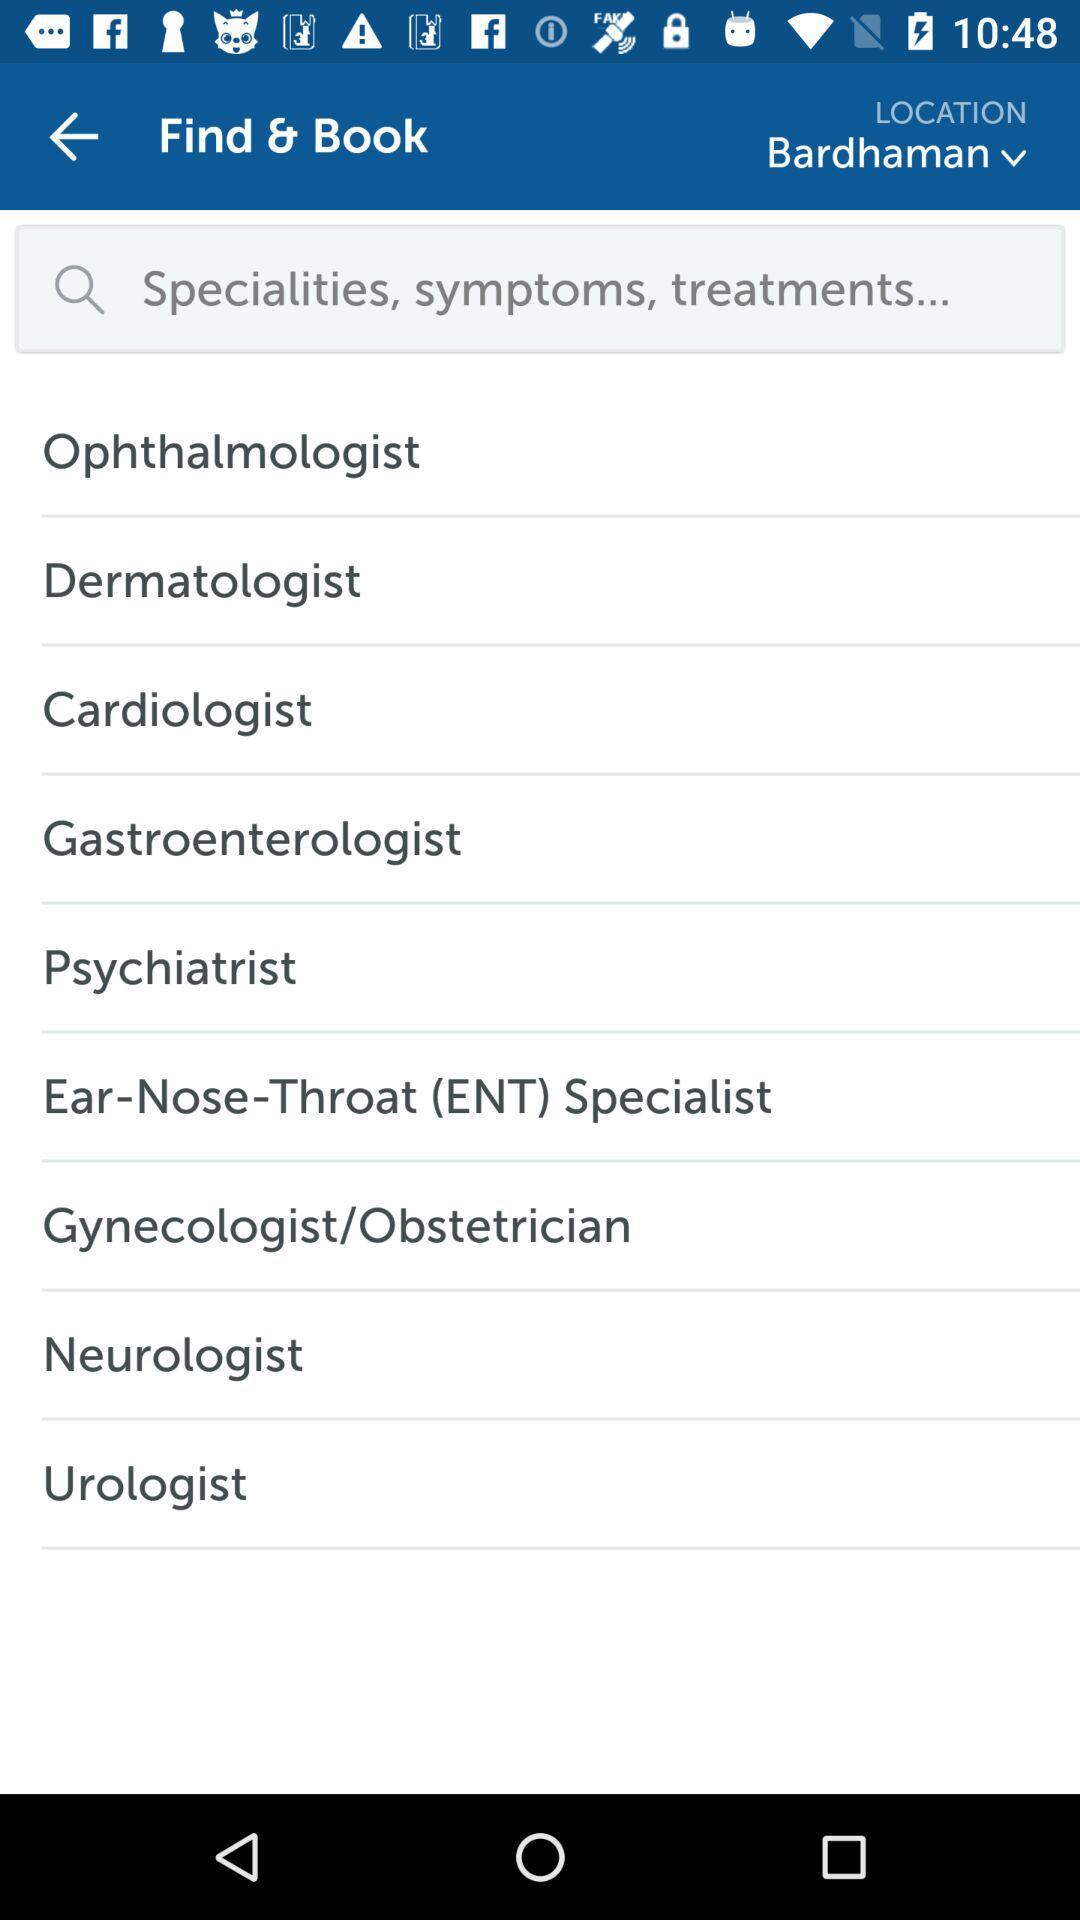  What do you see at coordinates (154, 1483) in the screenshot?
I see `the urologist item` at bounding box center [154, 1483].